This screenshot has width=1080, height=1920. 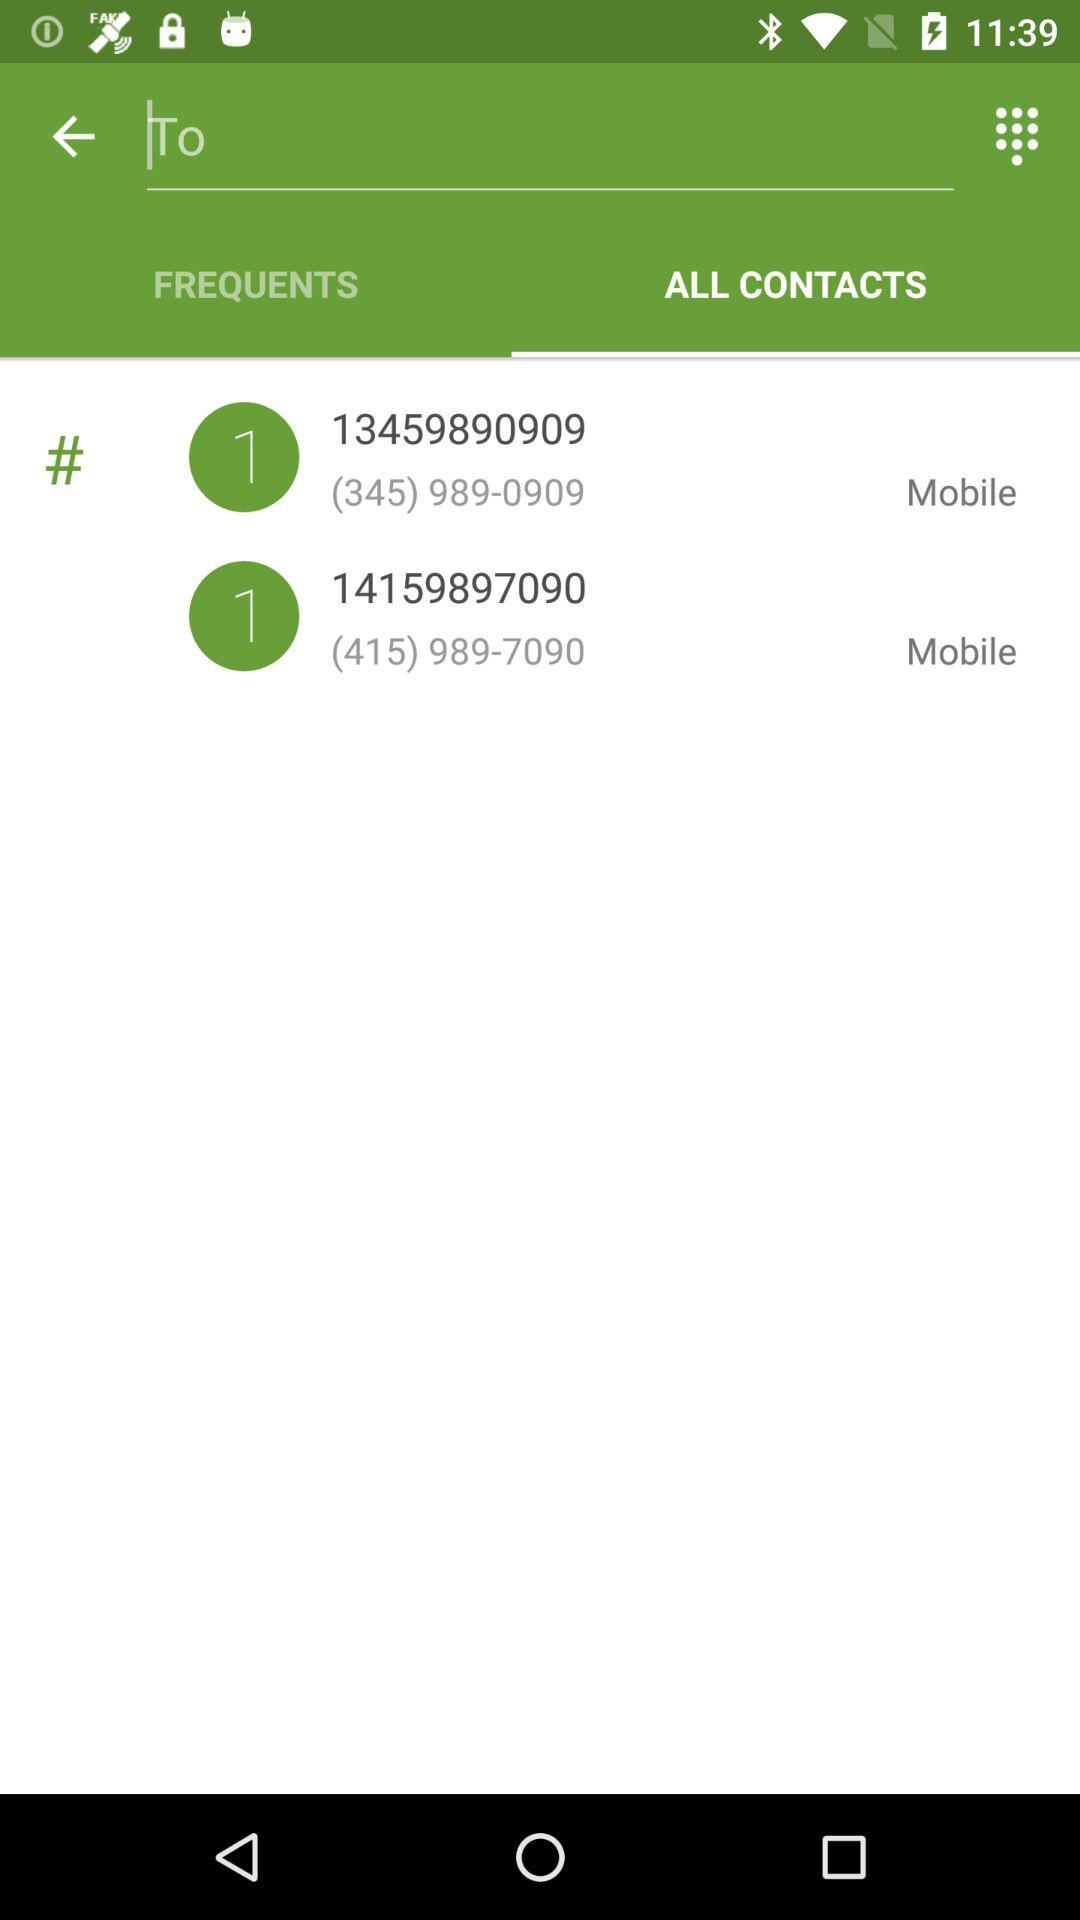 I want to click on the icon above (345) 989-0909 item, so click(x=458, y=431).